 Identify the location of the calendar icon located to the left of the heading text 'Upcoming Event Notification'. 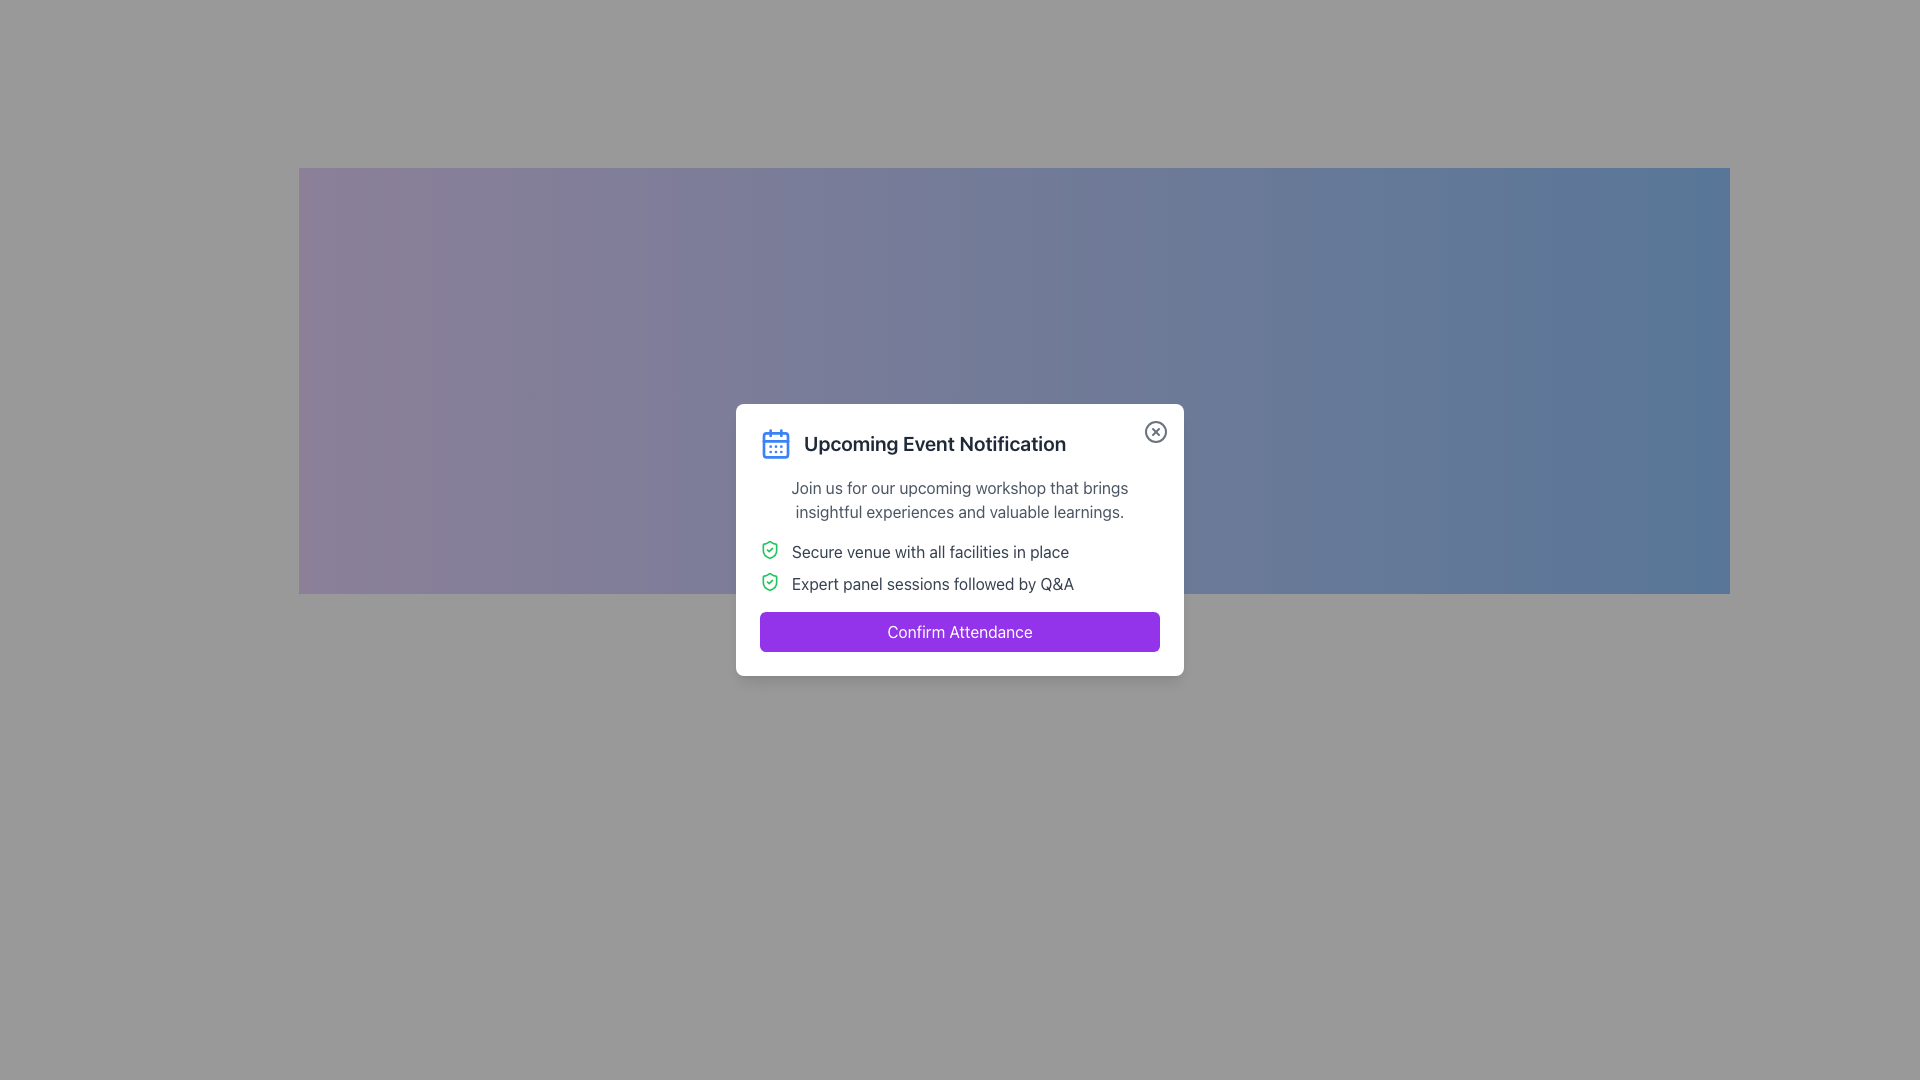
(775, 442).